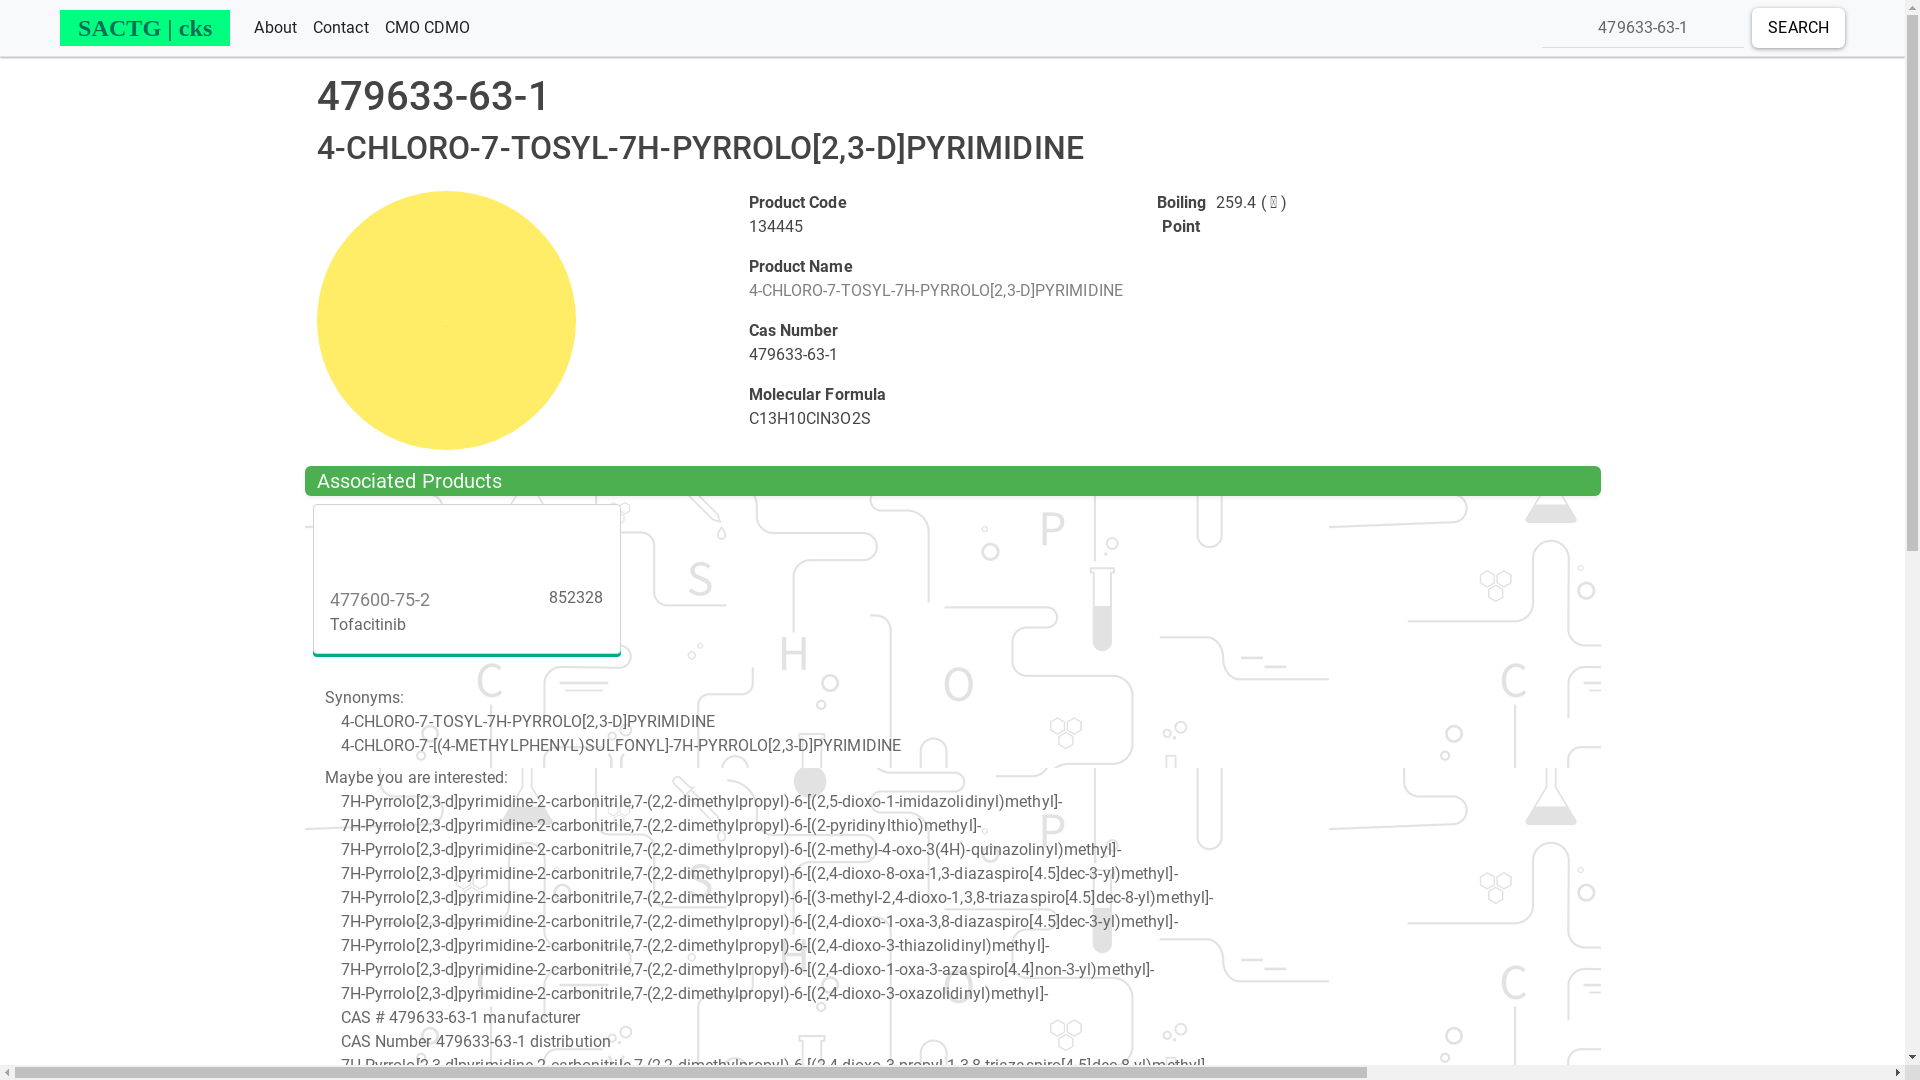 Image resolution: width=1920 pixels, height=1080 pixels. I want to click on 'SACTG | cks', so click(143, 27).